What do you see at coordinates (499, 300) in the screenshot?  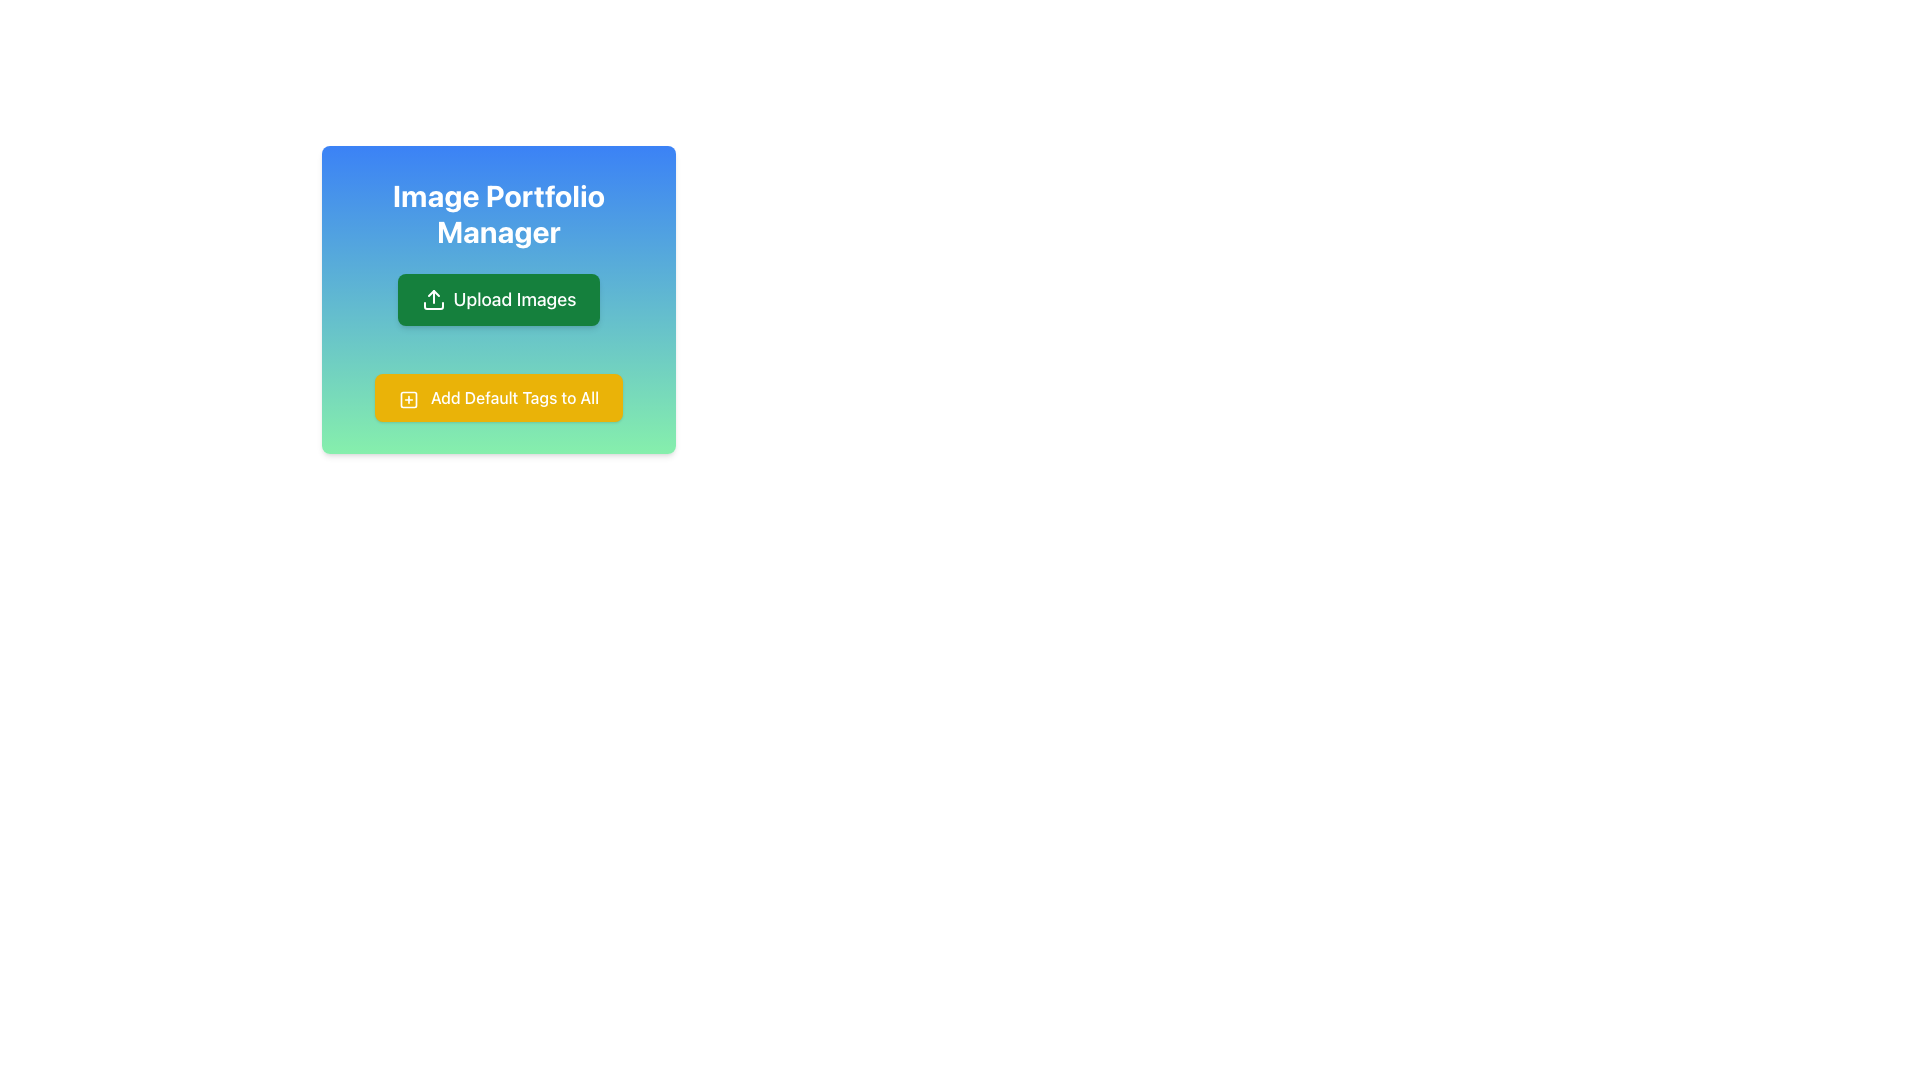 I see `the first button within the 'Image Portfolio Manager' section, located above the 'Add Default Tags to All' button` at bounding box center [499, 300].